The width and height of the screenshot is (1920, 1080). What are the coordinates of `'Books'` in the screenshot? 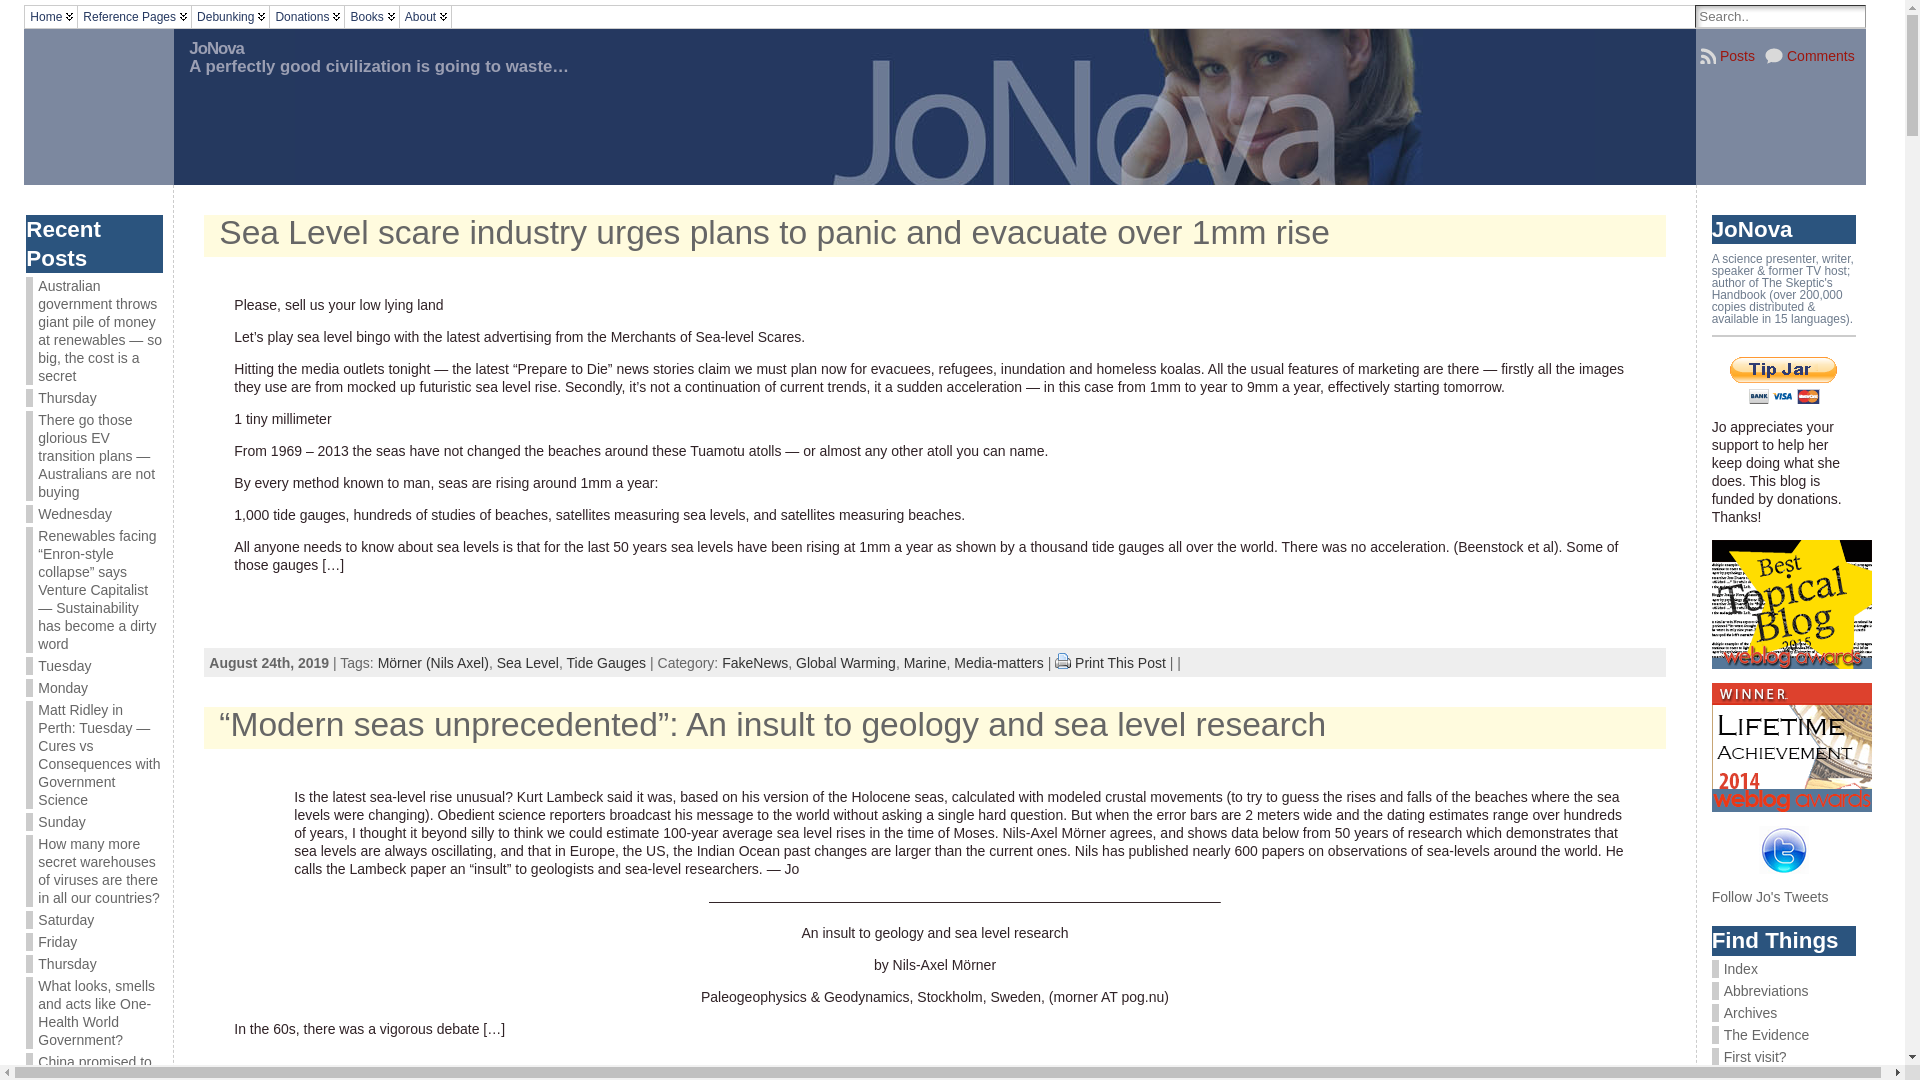 It's located at (371, 16).